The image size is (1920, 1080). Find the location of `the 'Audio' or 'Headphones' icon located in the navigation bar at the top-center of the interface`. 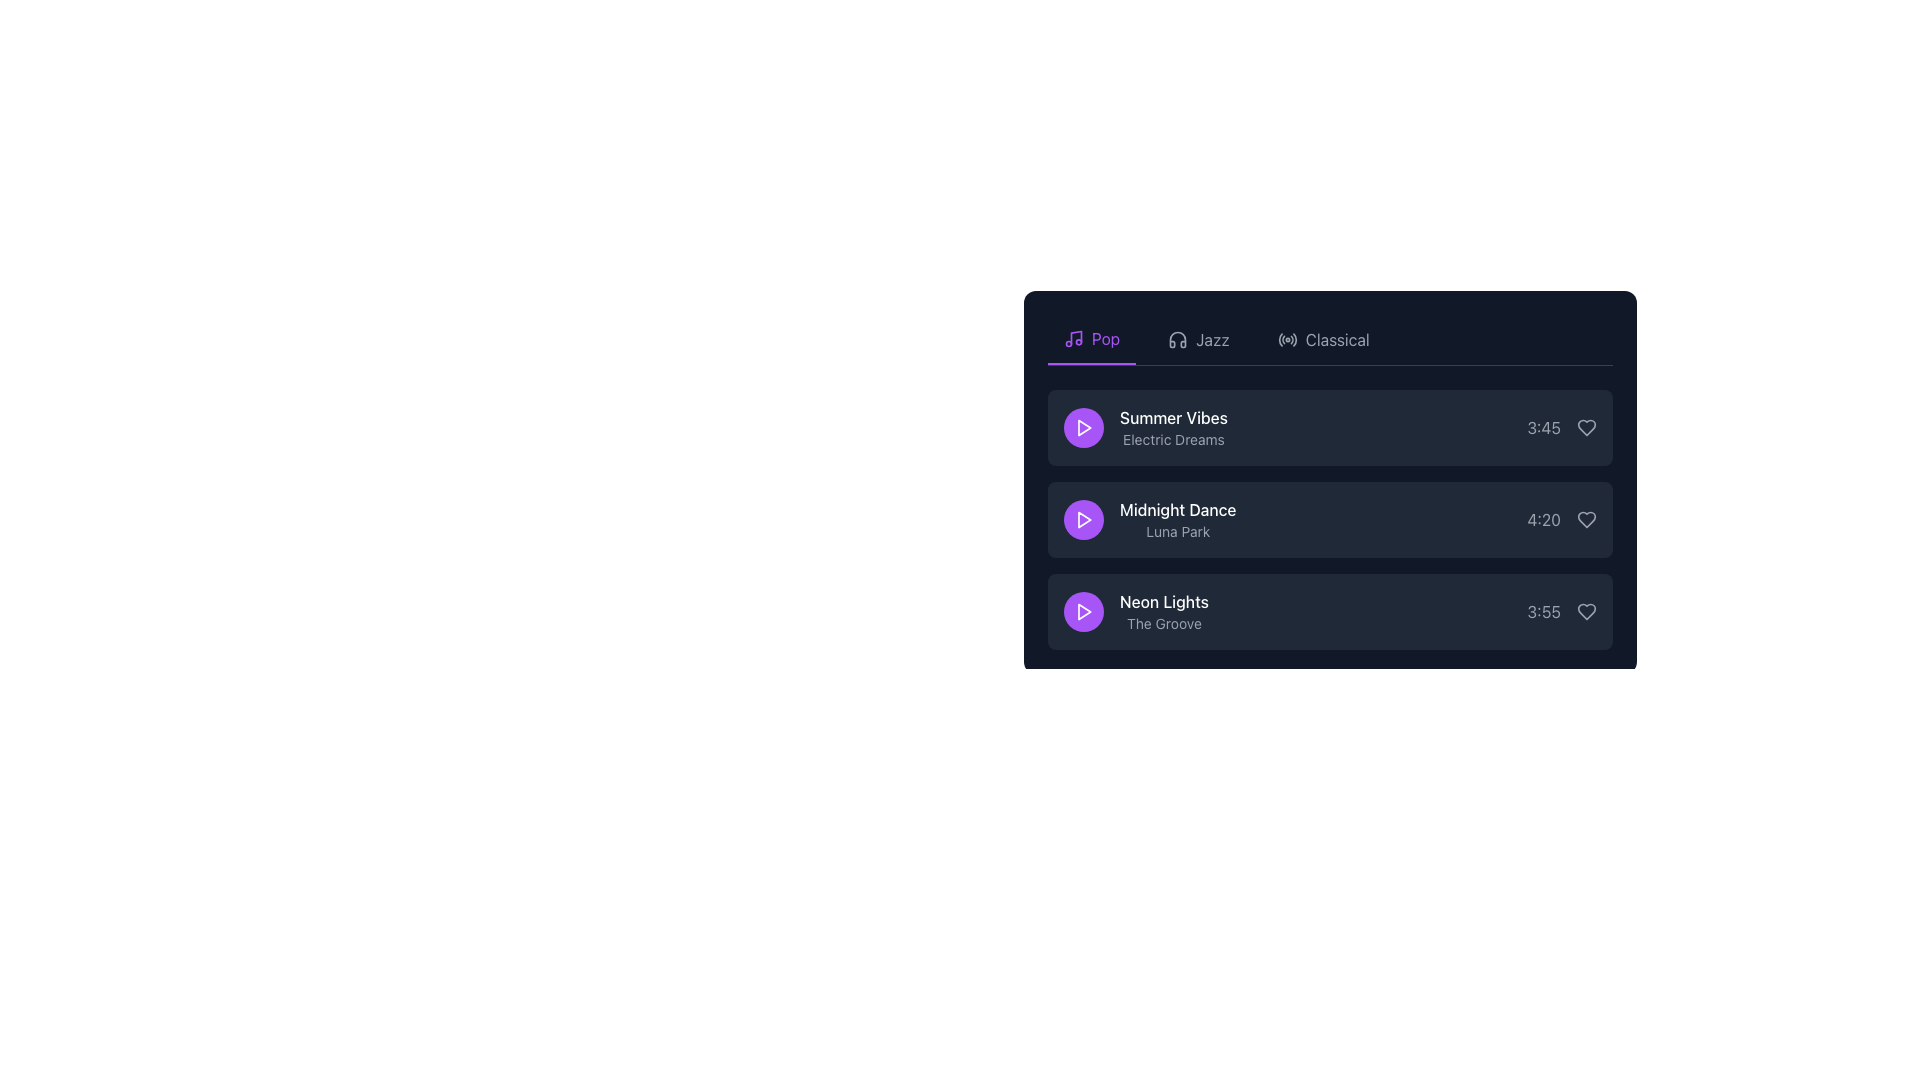

the 'Audio' or 'Headphones' icon located in the navigation bar at the top-center of the interface is located at coordinates (1178, 338).